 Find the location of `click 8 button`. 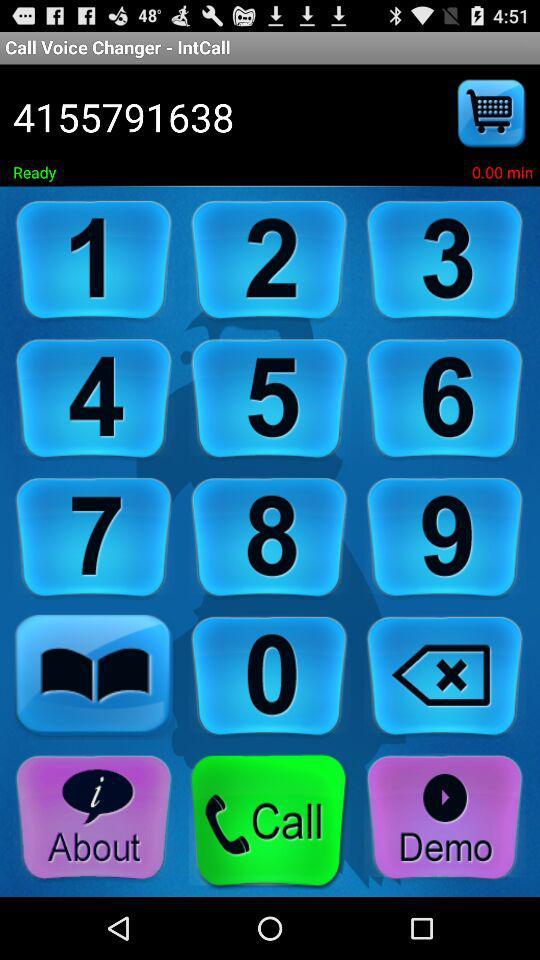

click 8 button is located at coordinates (269, 537).